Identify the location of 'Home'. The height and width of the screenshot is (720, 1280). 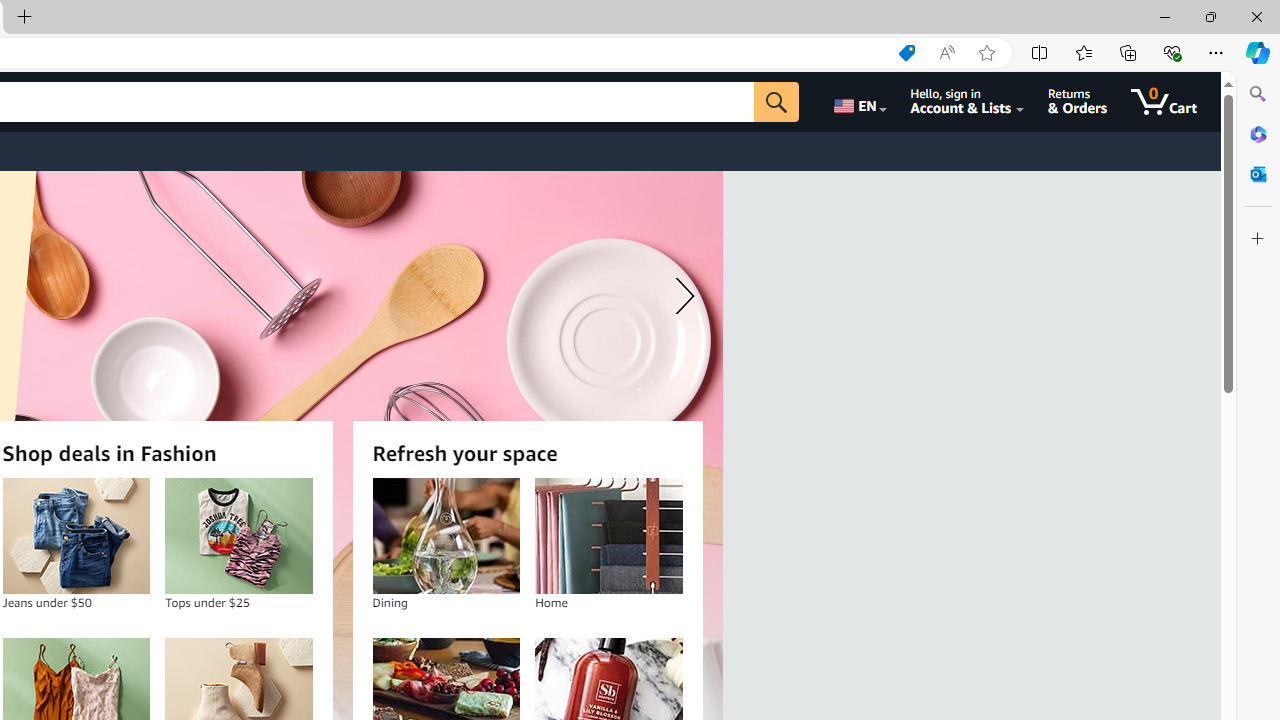
(608, 535).